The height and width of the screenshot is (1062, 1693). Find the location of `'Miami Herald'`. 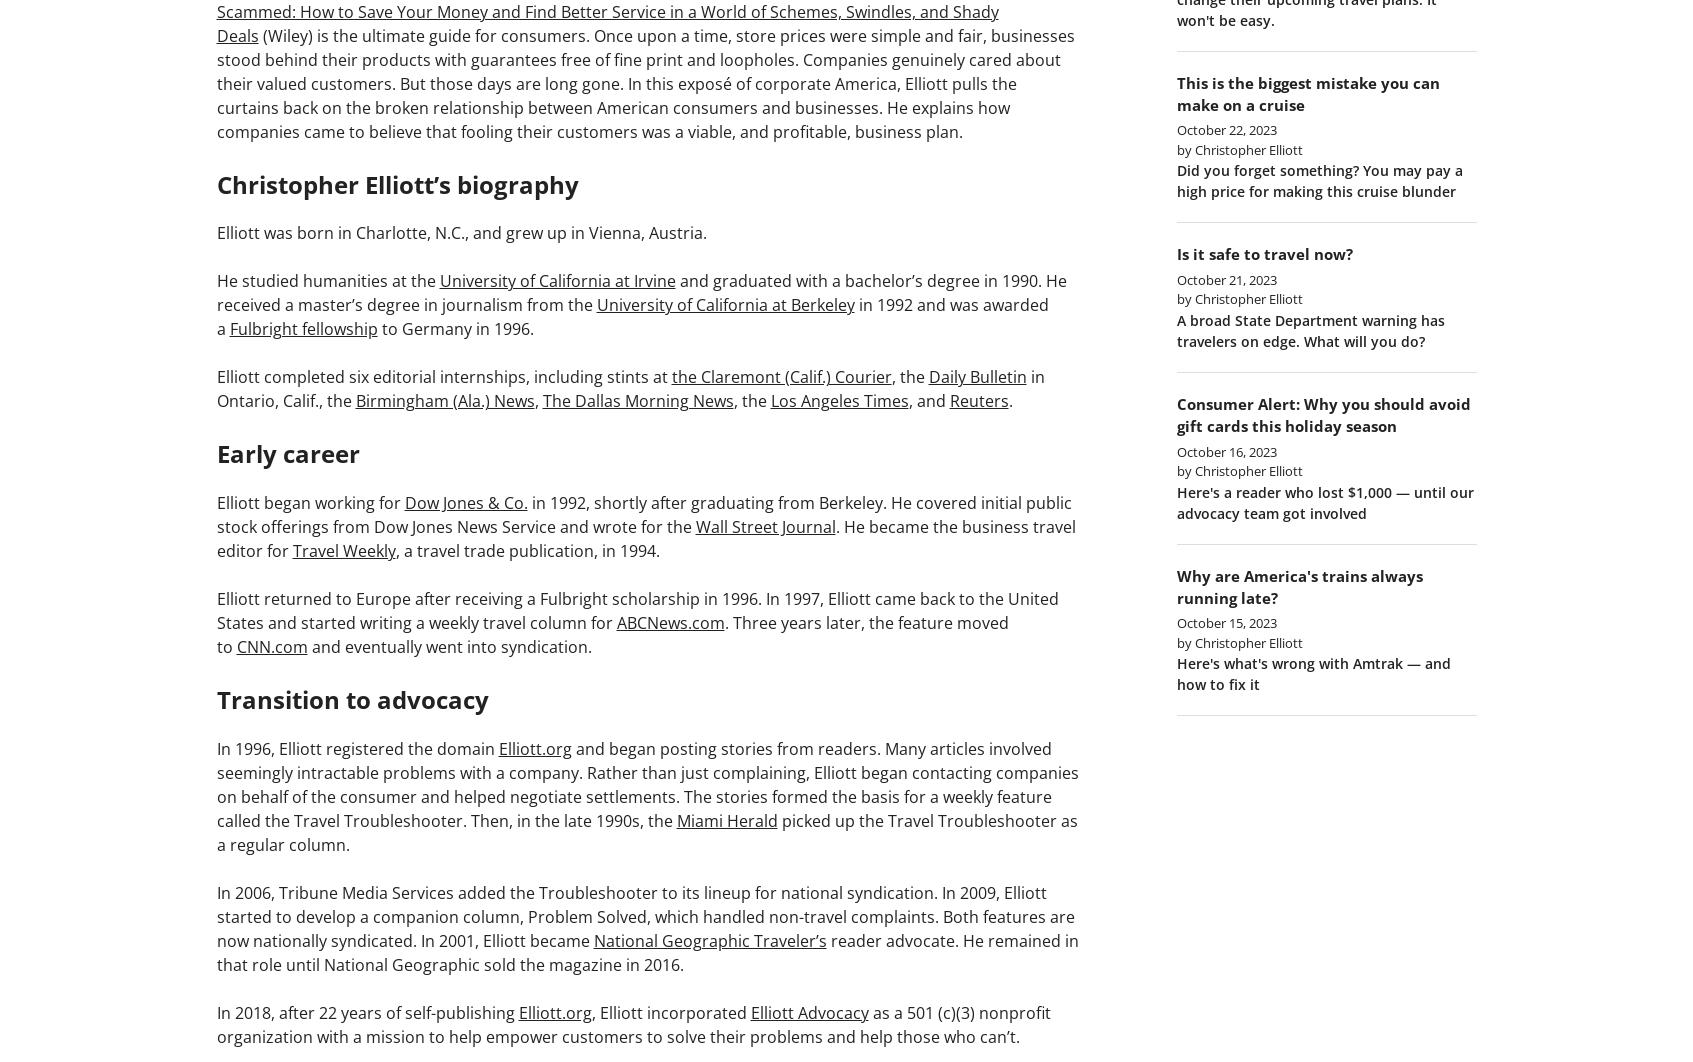

'Miami Herald' is located at coordinates (726, 818).